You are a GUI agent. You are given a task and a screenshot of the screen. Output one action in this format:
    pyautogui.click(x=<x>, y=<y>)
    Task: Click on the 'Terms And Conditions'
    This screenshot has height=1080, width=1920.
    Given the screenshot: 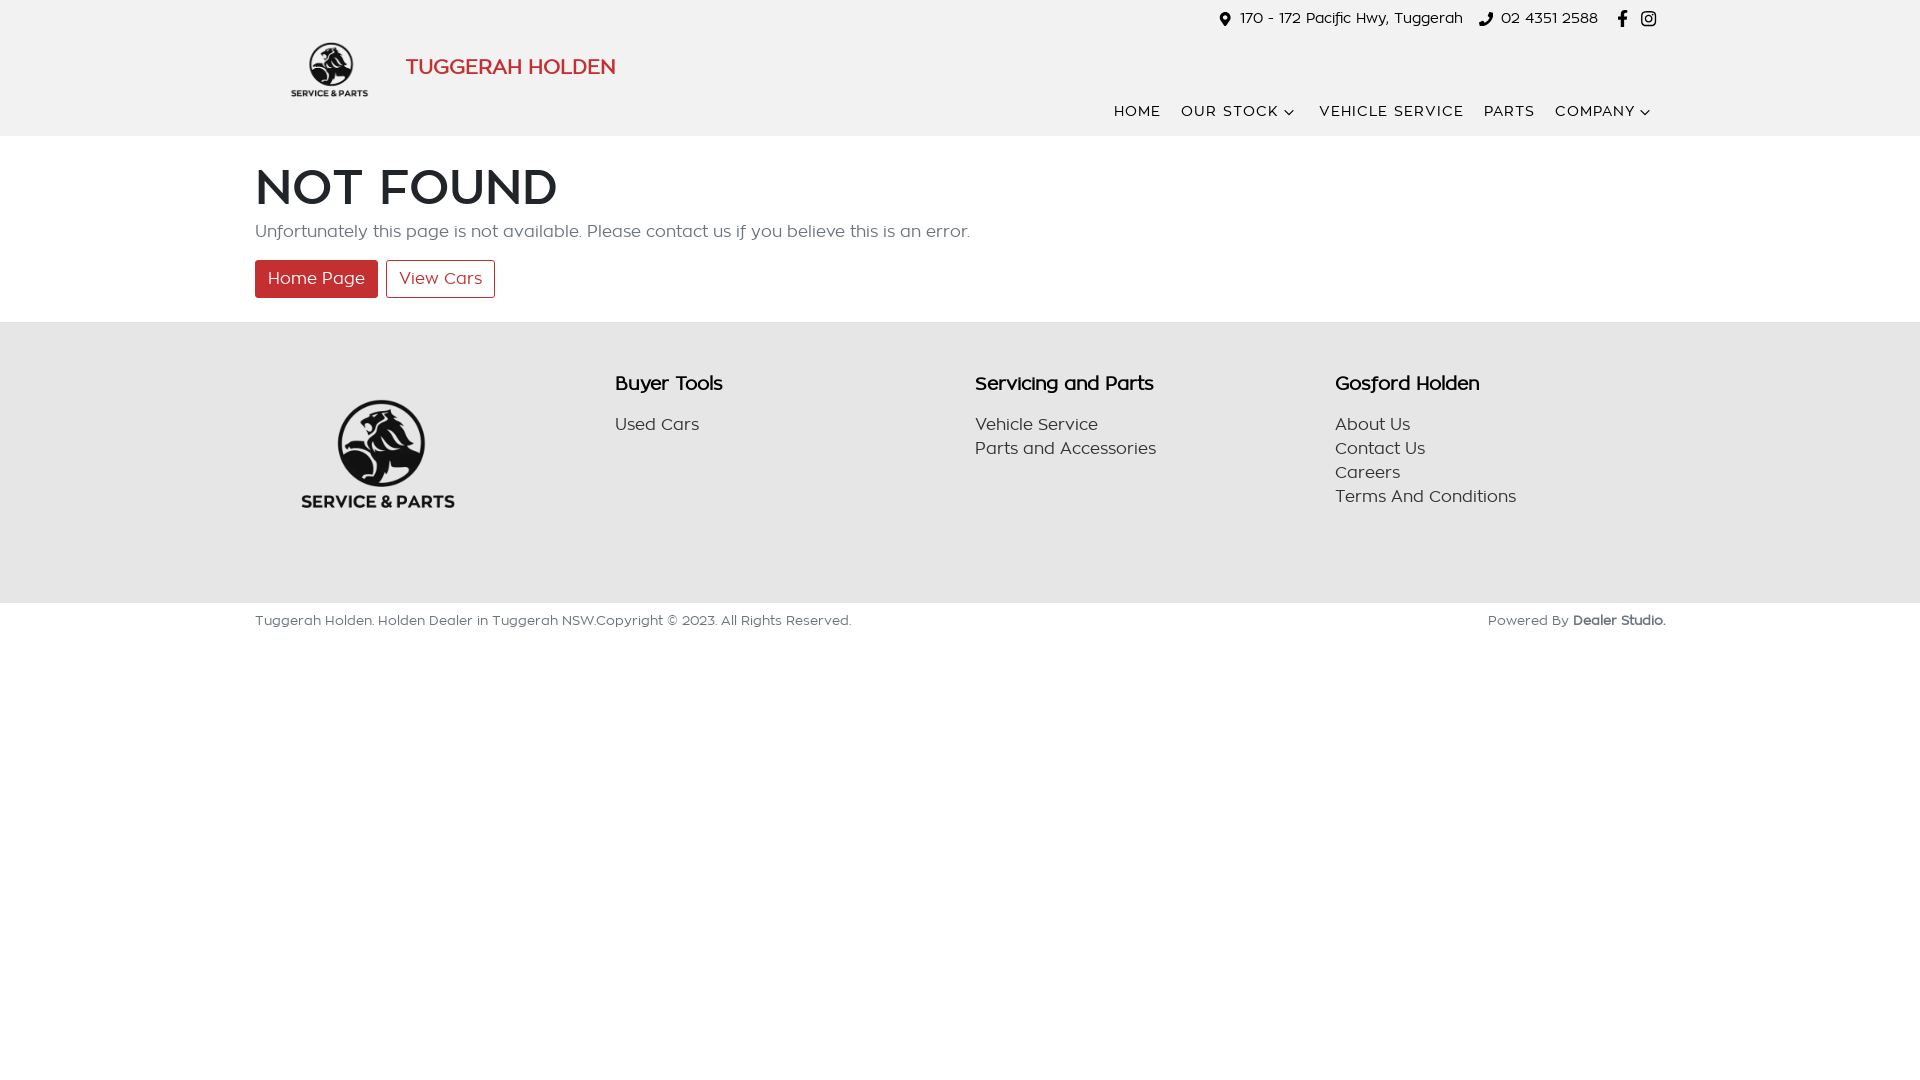 What is the action you would take?
    pyautogui.click(x=1424, y=496)
    